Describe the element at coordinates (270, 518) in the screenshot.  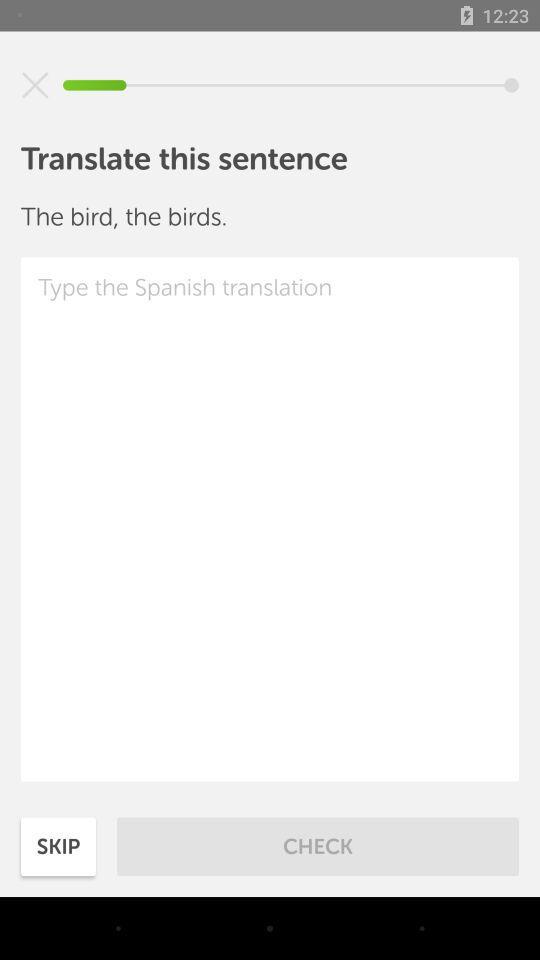
I see `the item below the item` at that location.